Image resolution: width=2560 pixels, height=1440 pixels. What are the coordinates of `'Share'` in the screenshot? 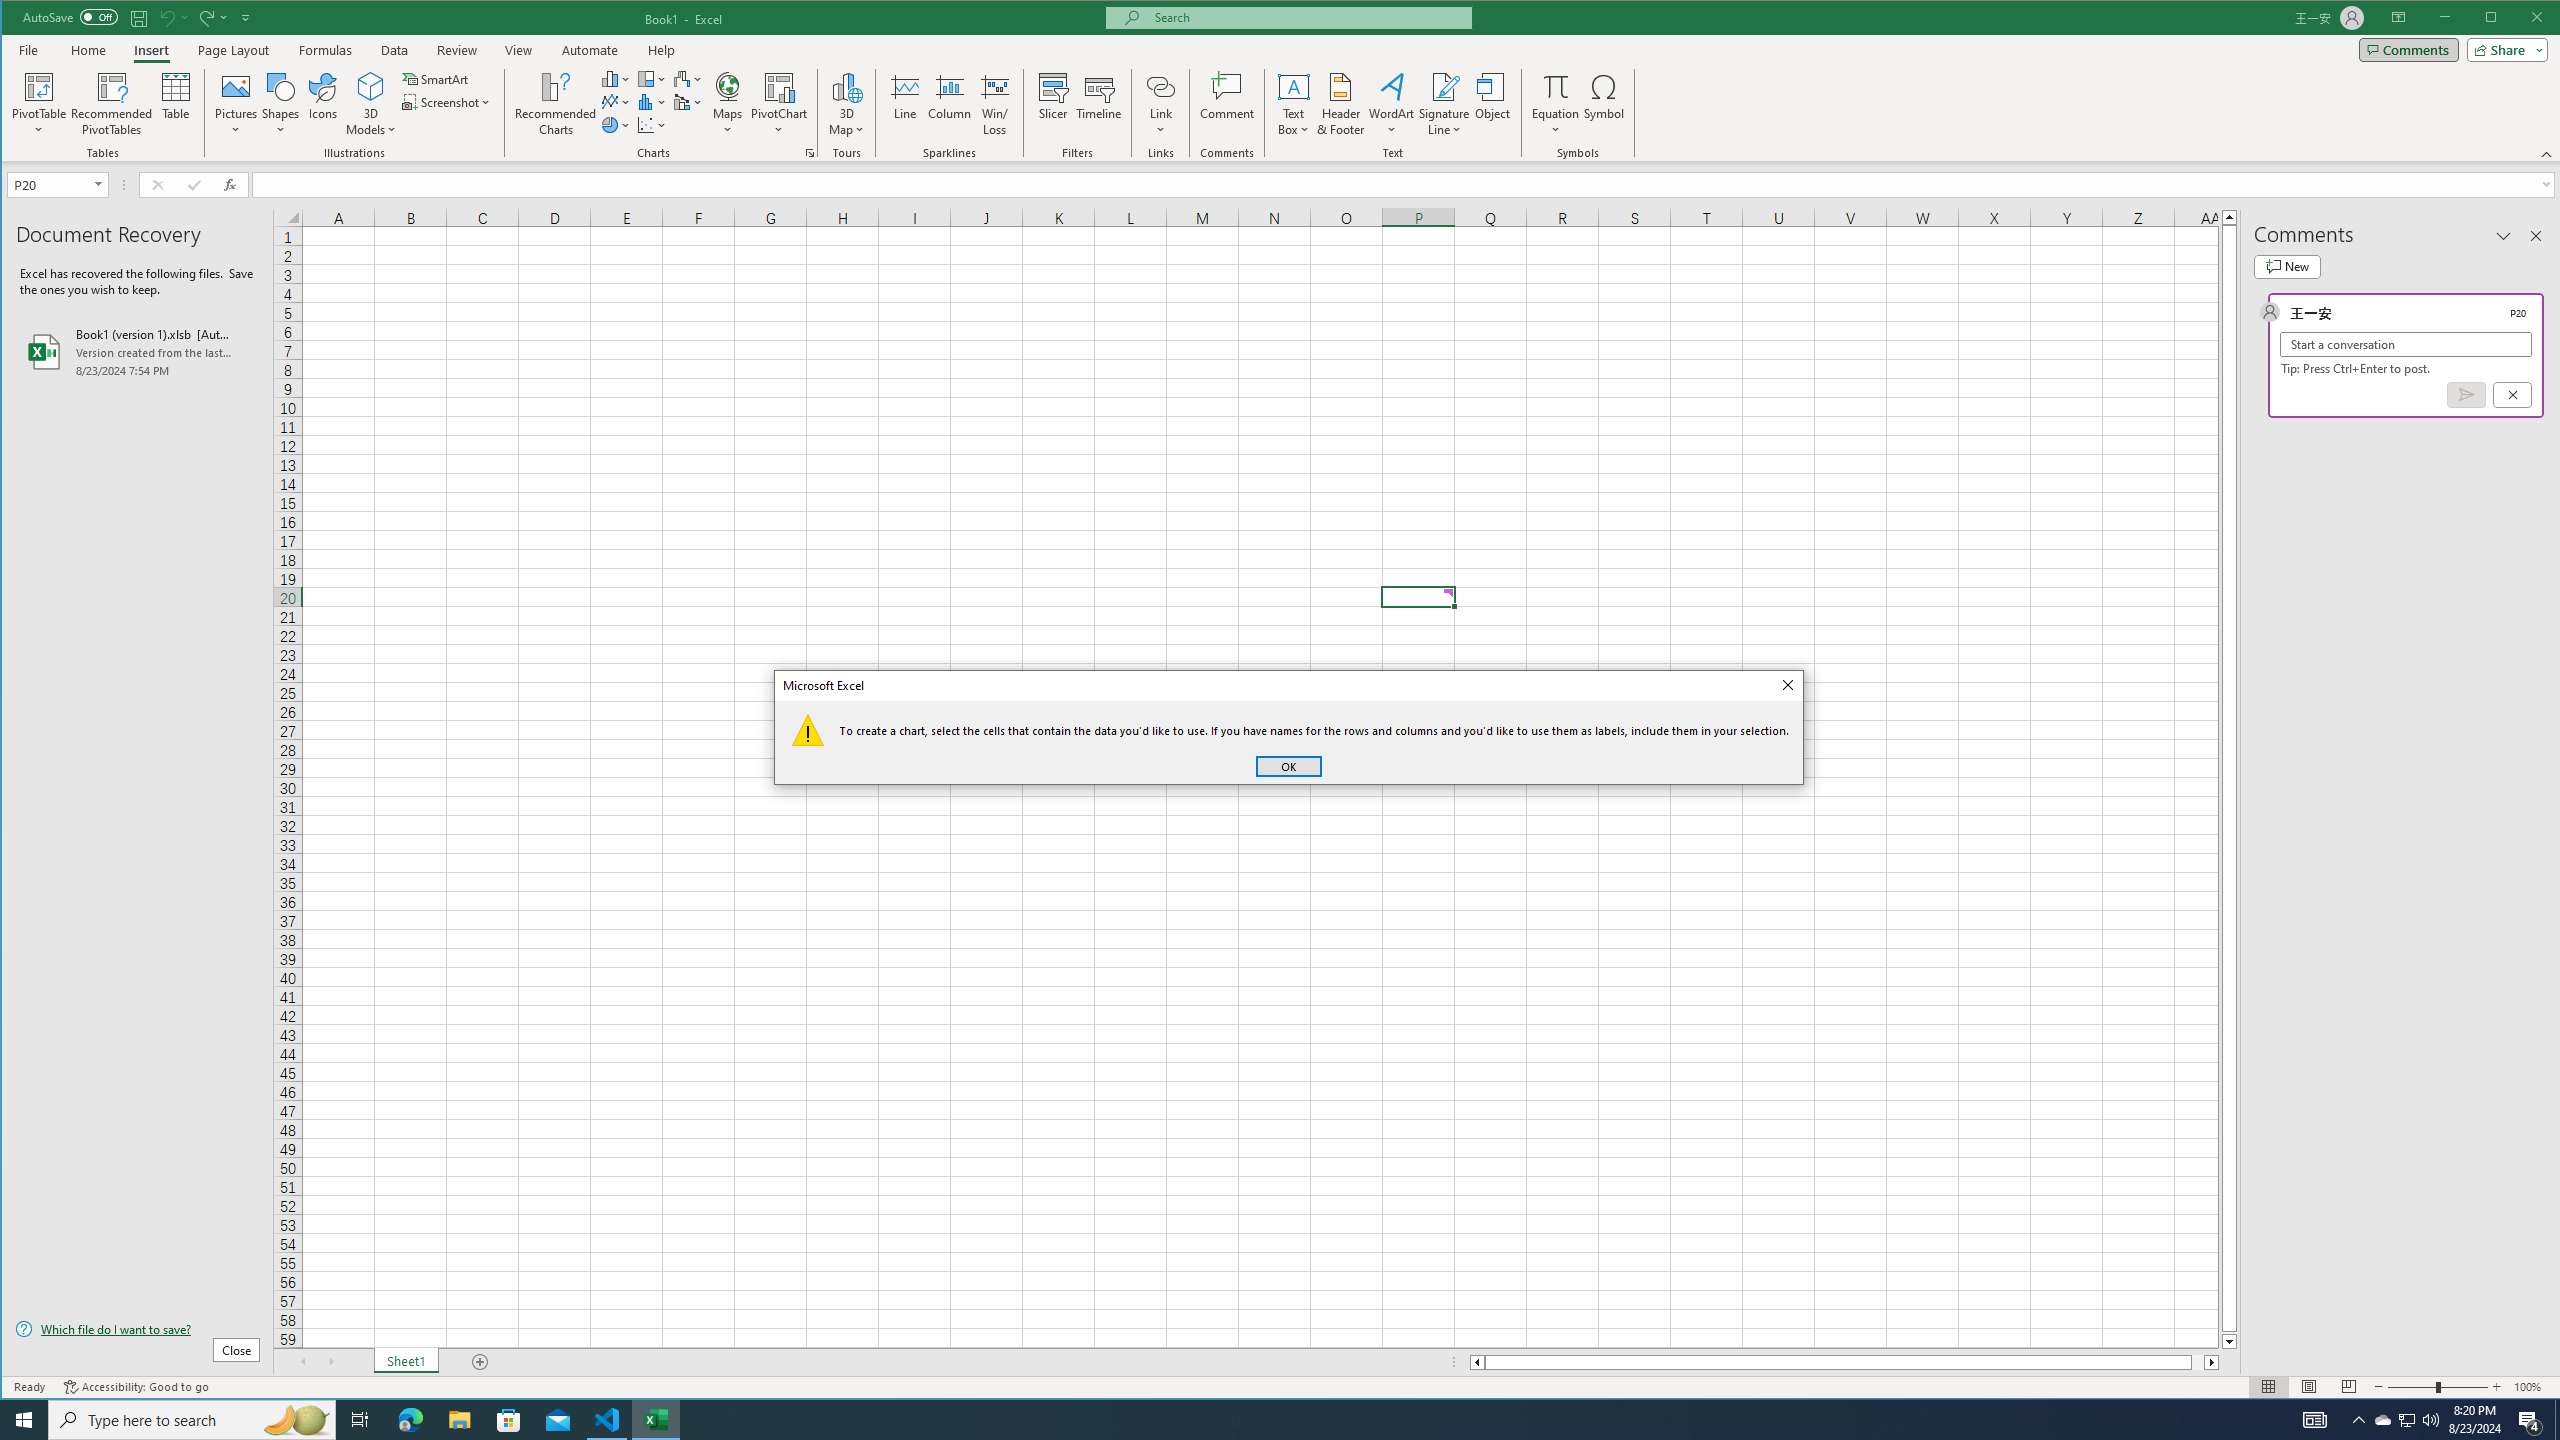 It's located at (2502, 49).